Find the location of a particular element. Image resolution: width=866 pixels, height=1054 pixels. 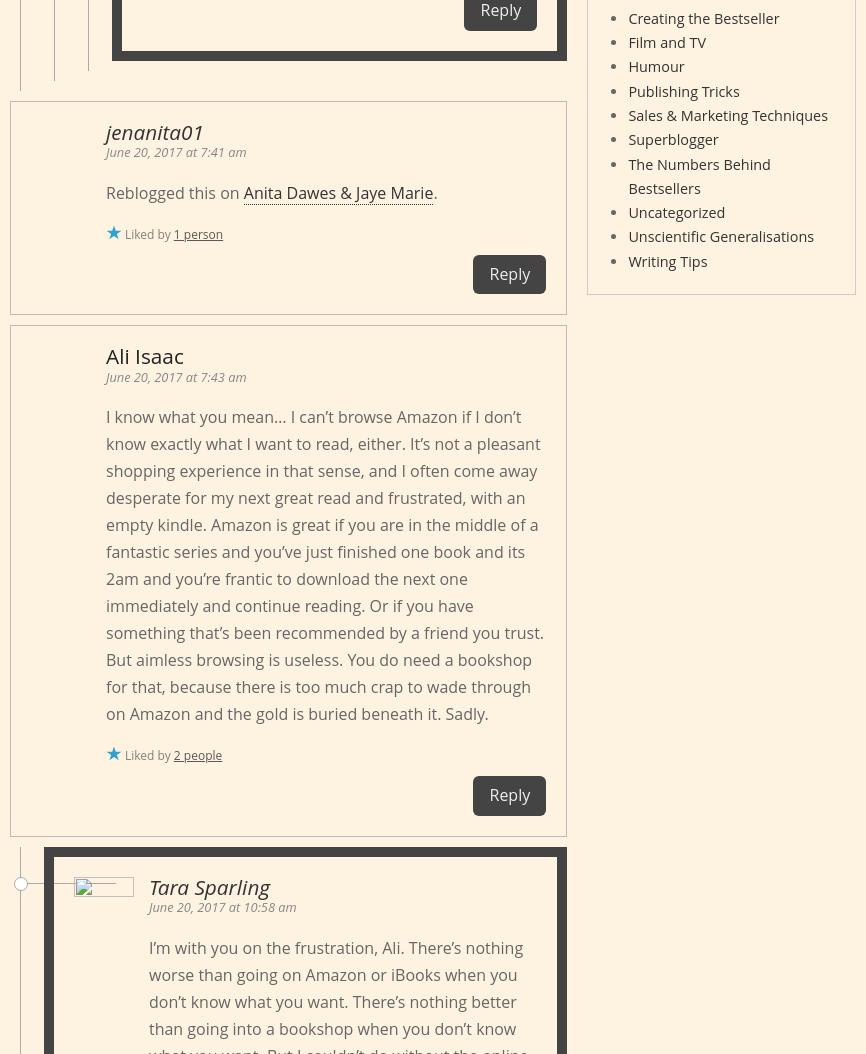

'Superblogger' is located at coordinates (671, 139).